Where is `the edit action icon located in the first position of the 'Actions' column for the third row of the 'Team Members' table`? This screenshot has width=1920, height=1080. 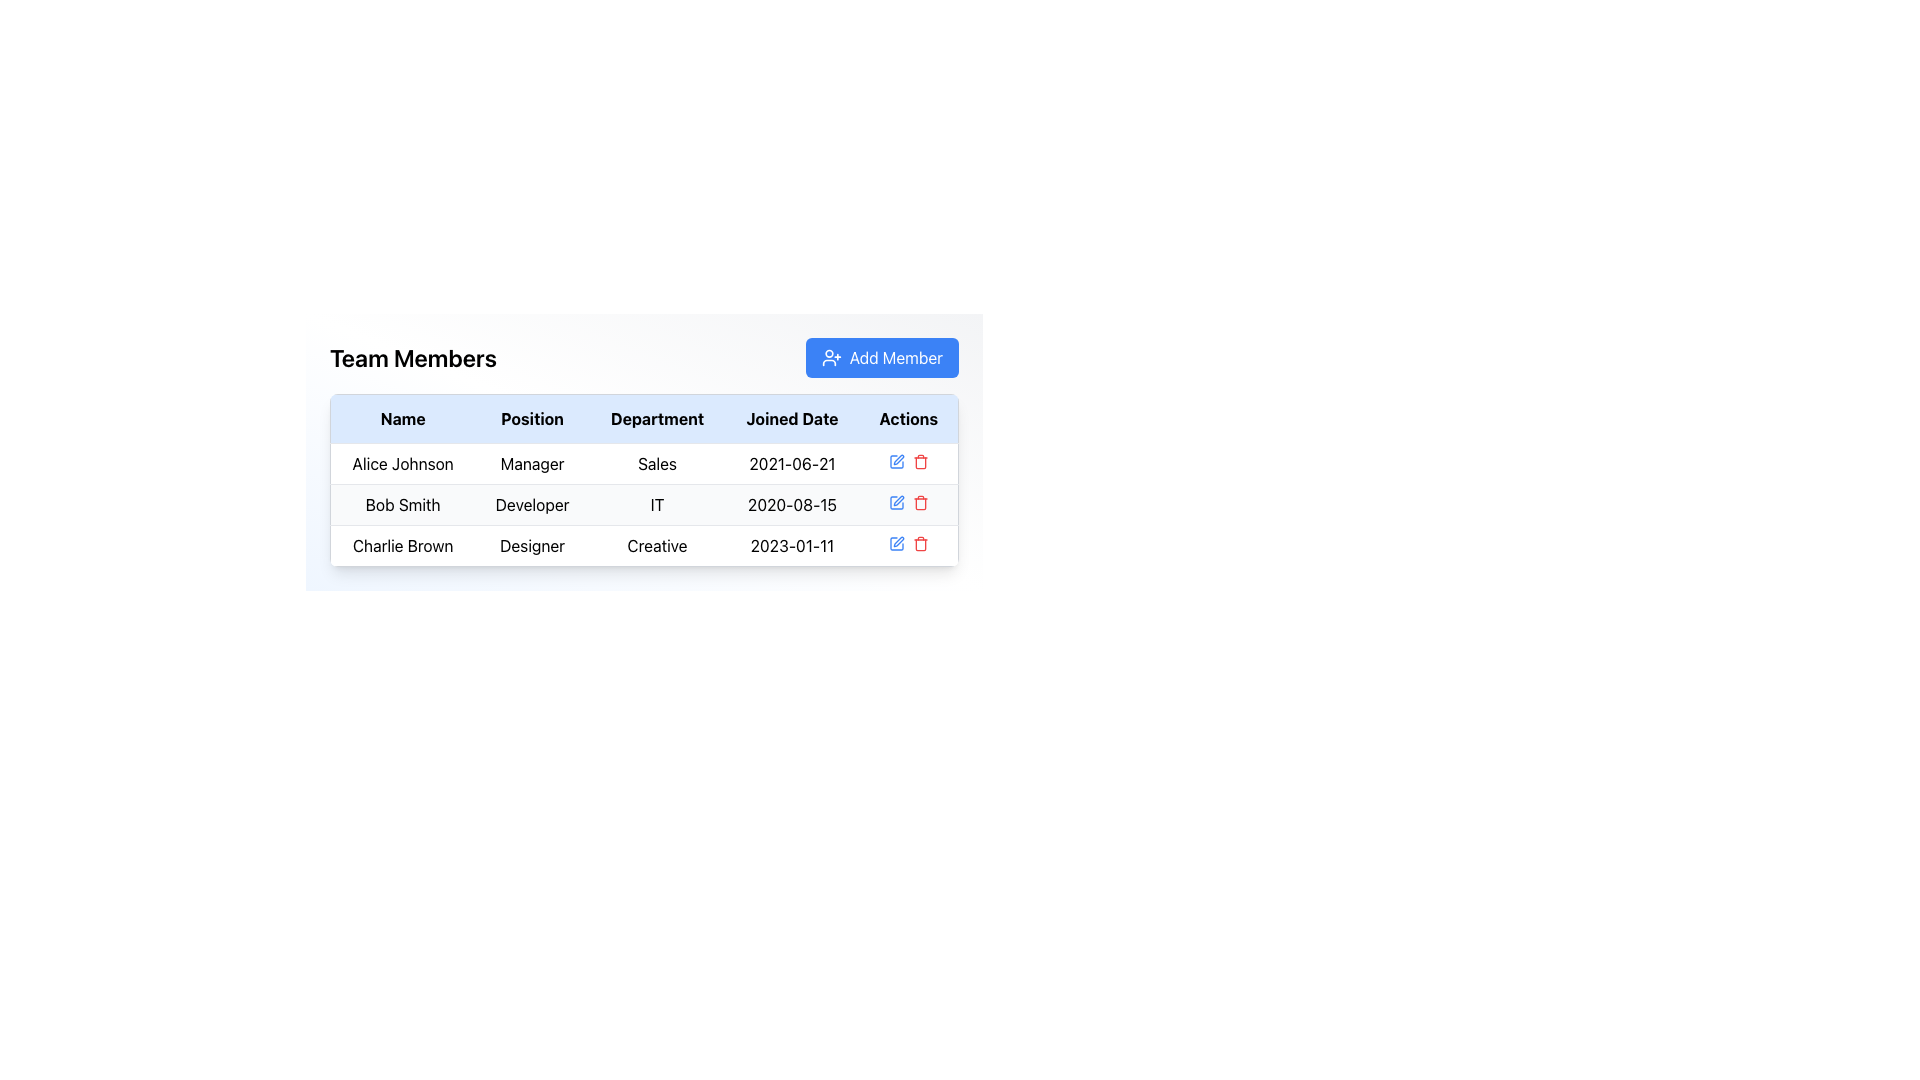 the edit action icon located in the first position of the 'Actions' column for the third row of the 'Team Members' table is located at coordinates (897, 542).